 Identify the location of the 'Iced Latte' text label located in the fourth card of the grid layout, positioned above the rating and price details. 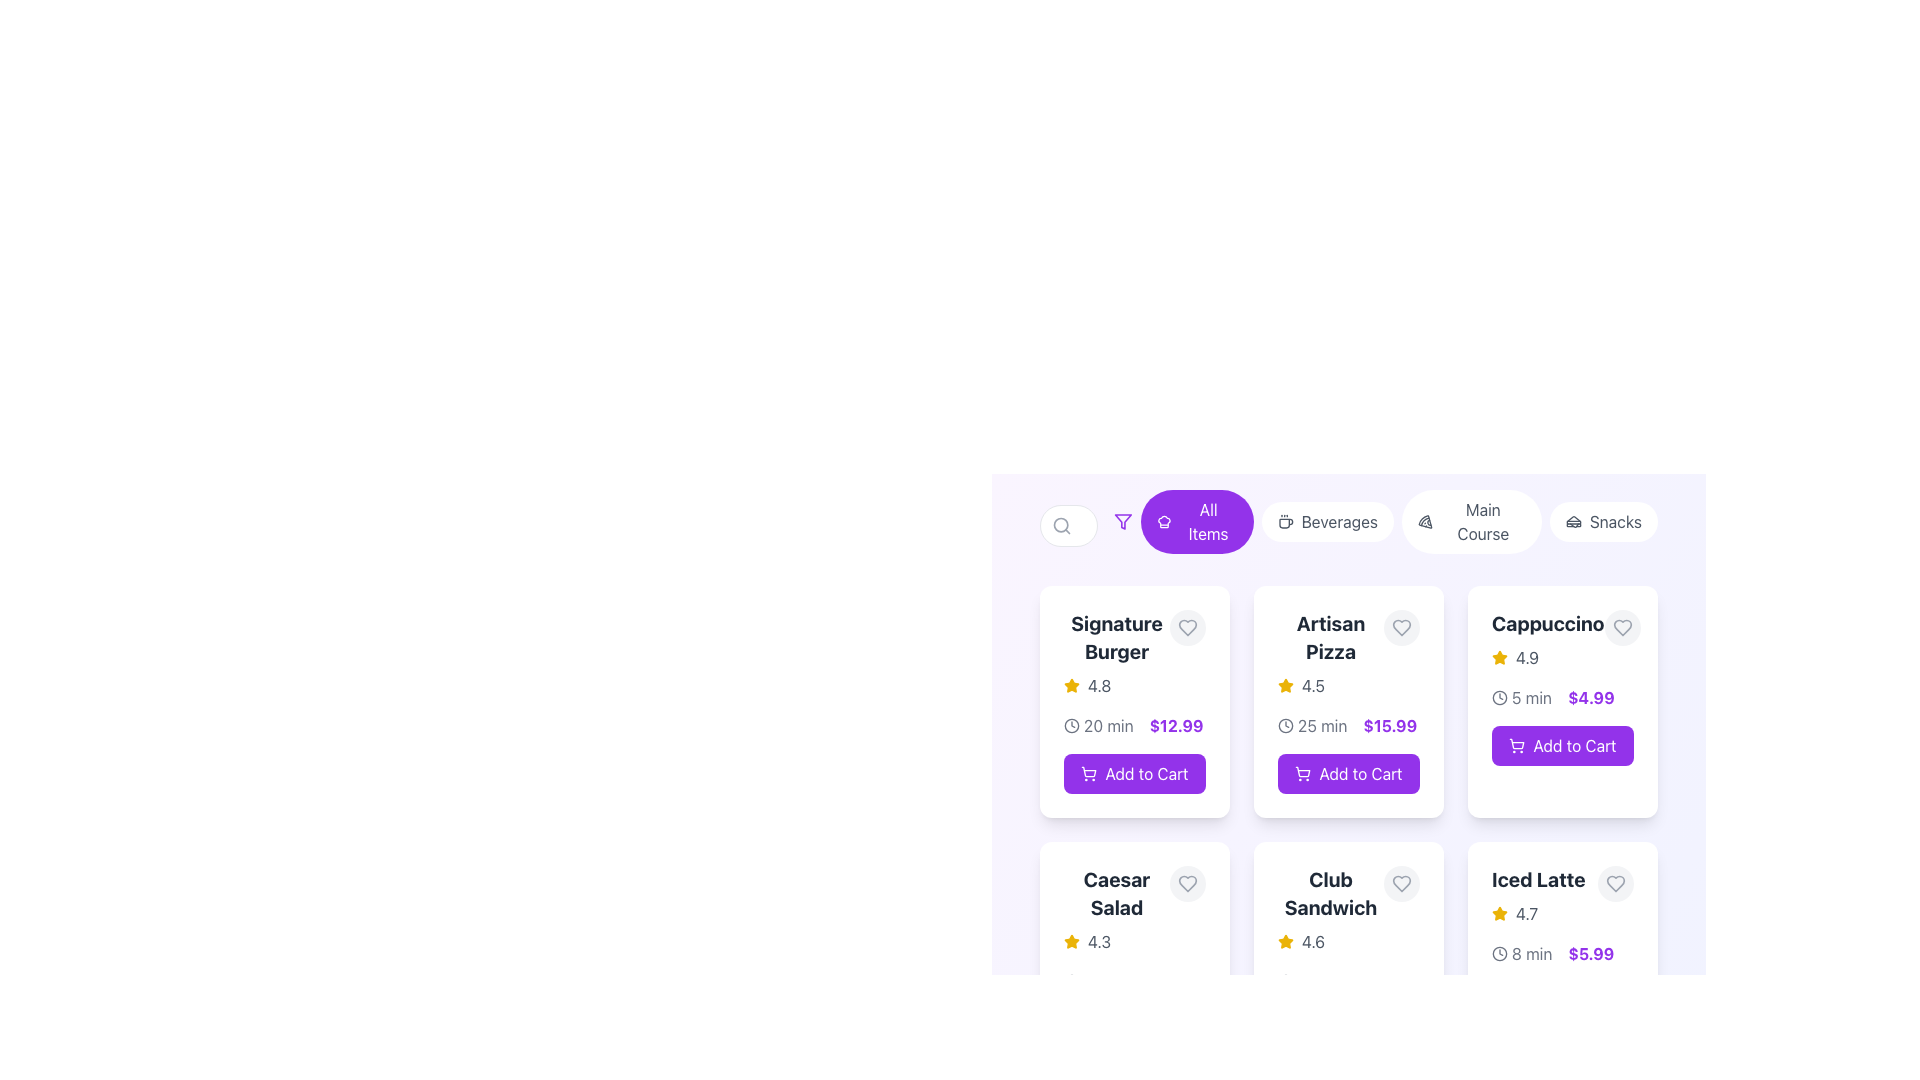
(1536, 878).